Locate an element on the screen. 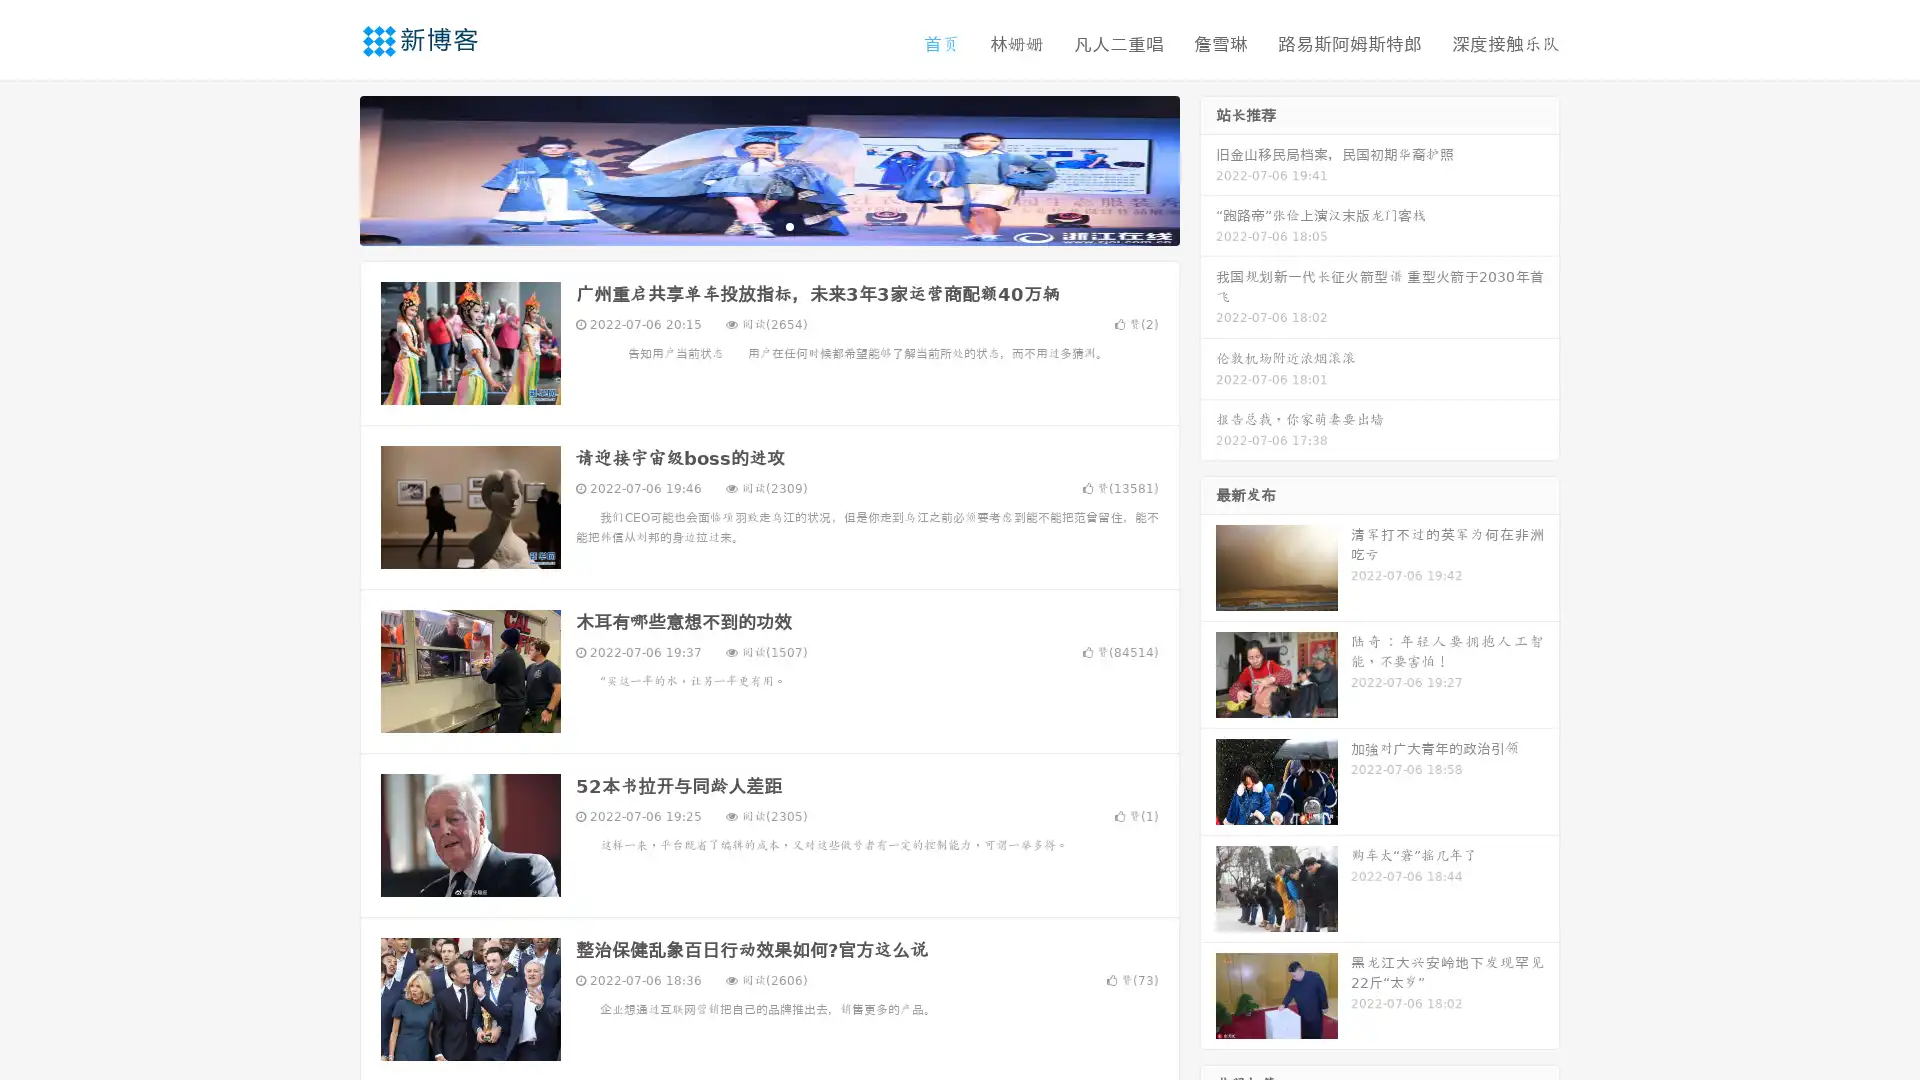 The width and height of the screenshot is (1920, 1080). Go to slide 3 is located at coordinates (789, 225).